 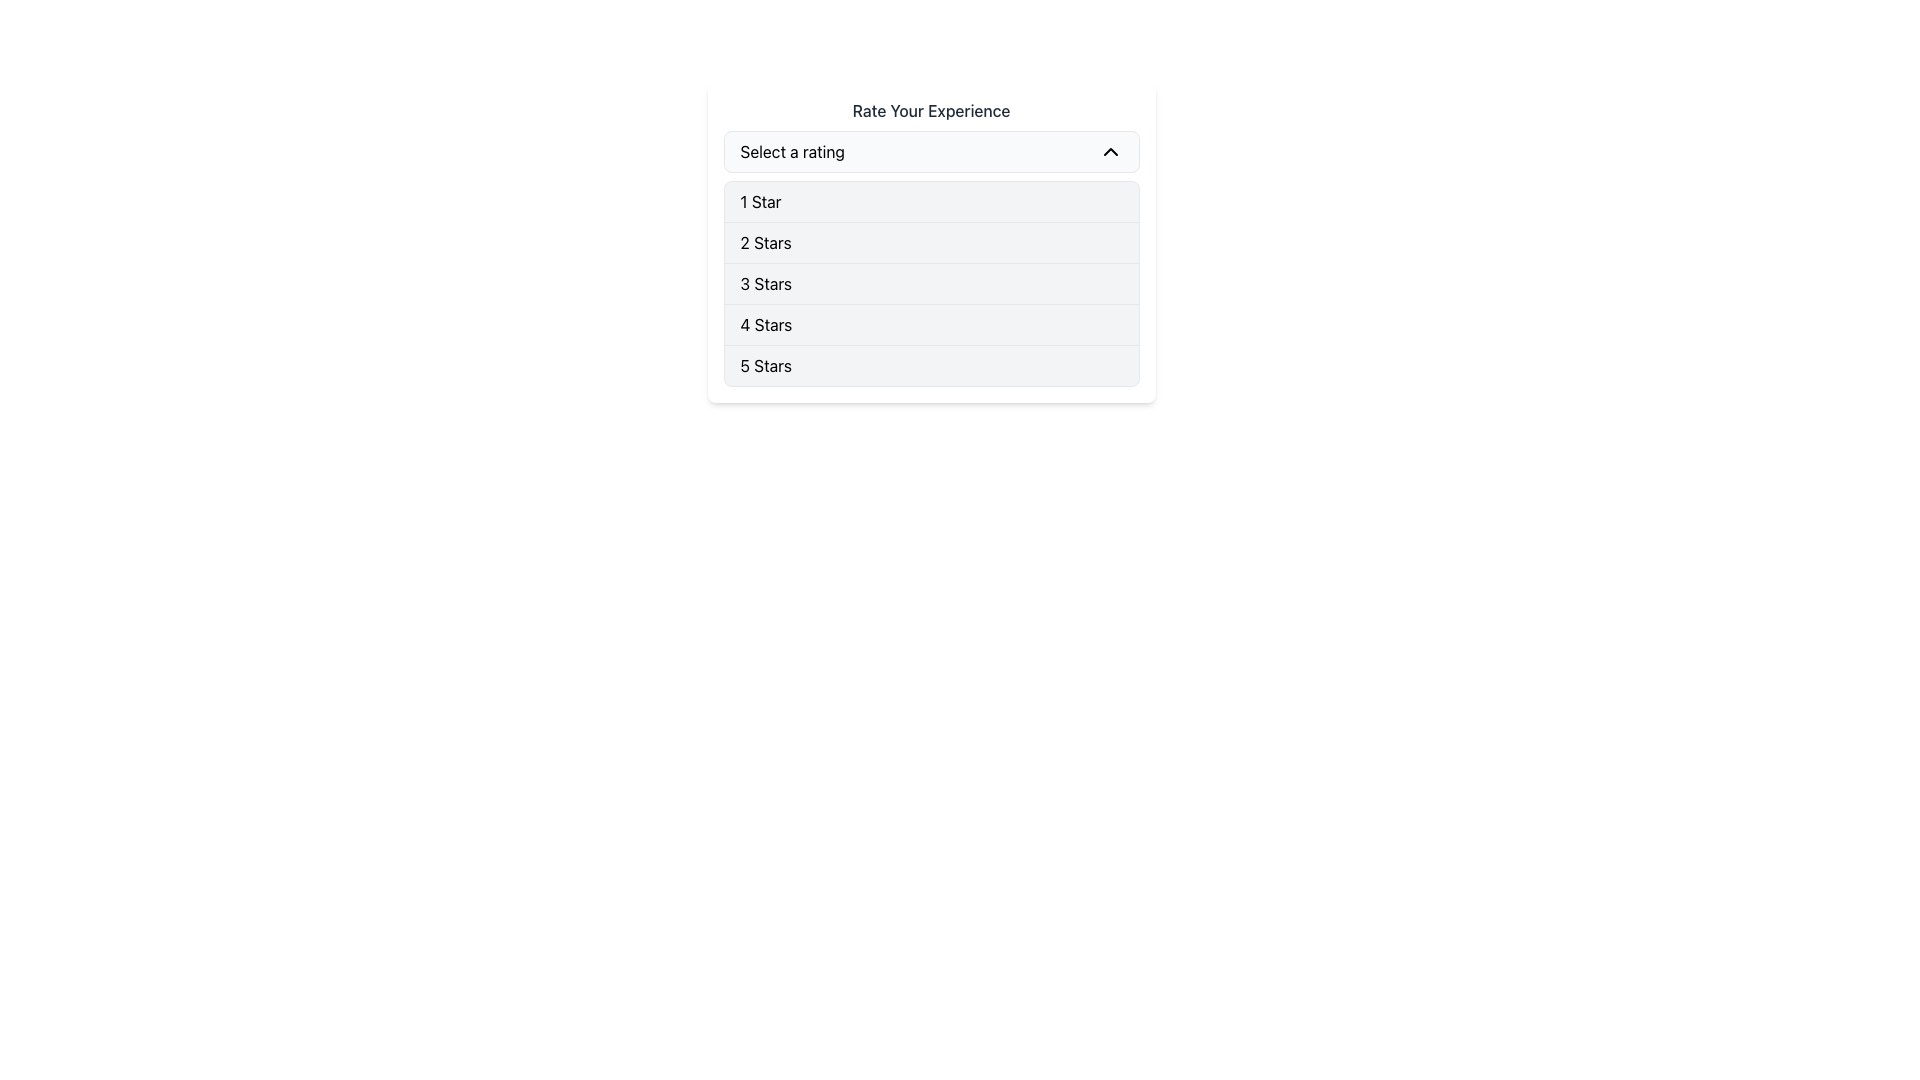 I want to click on the '1 Star' dropdown list item, so click(x=930, y=201).